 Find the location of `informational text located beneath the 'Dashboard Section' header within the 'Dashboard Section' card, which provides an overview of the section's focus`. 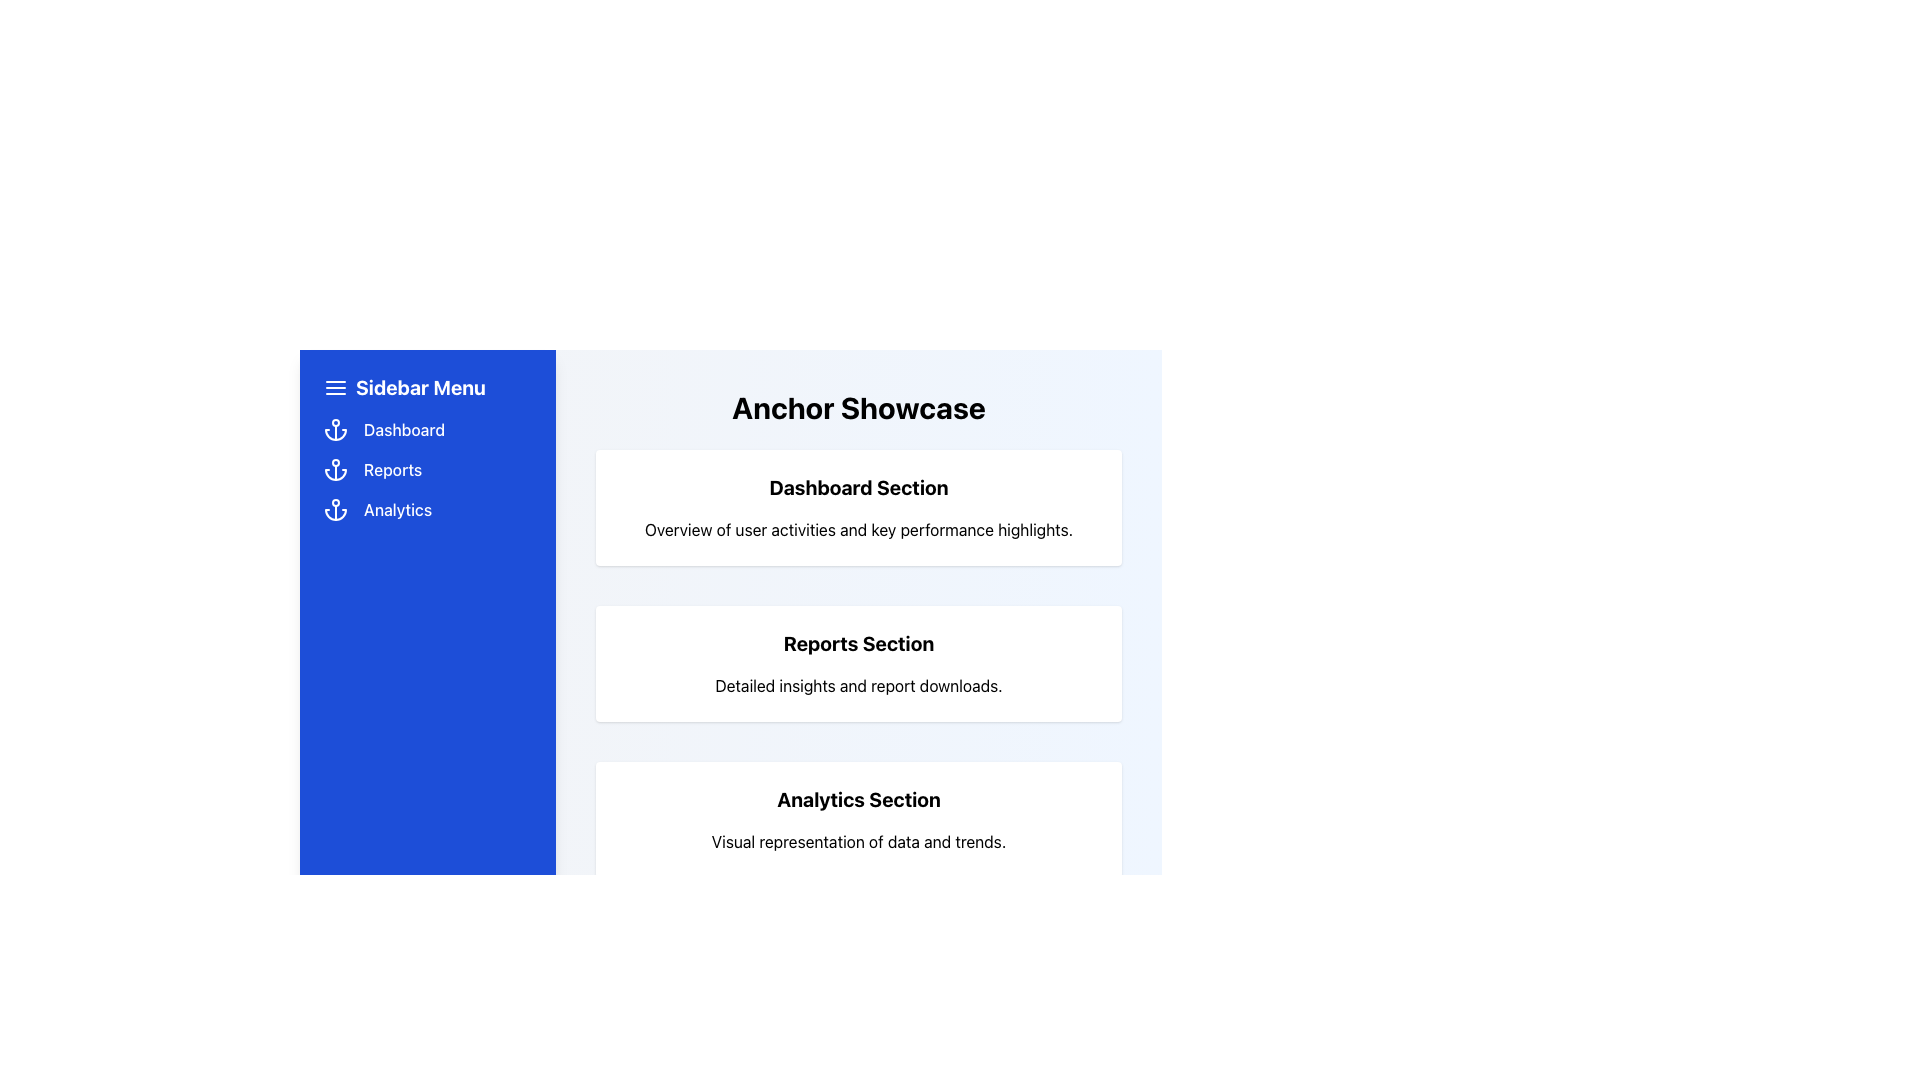

informational text located beneath the 'Dashboard Section' header within the 'Dashboard Section' card, which provides an overview of the section's focus is located at coordinates (859, 528).